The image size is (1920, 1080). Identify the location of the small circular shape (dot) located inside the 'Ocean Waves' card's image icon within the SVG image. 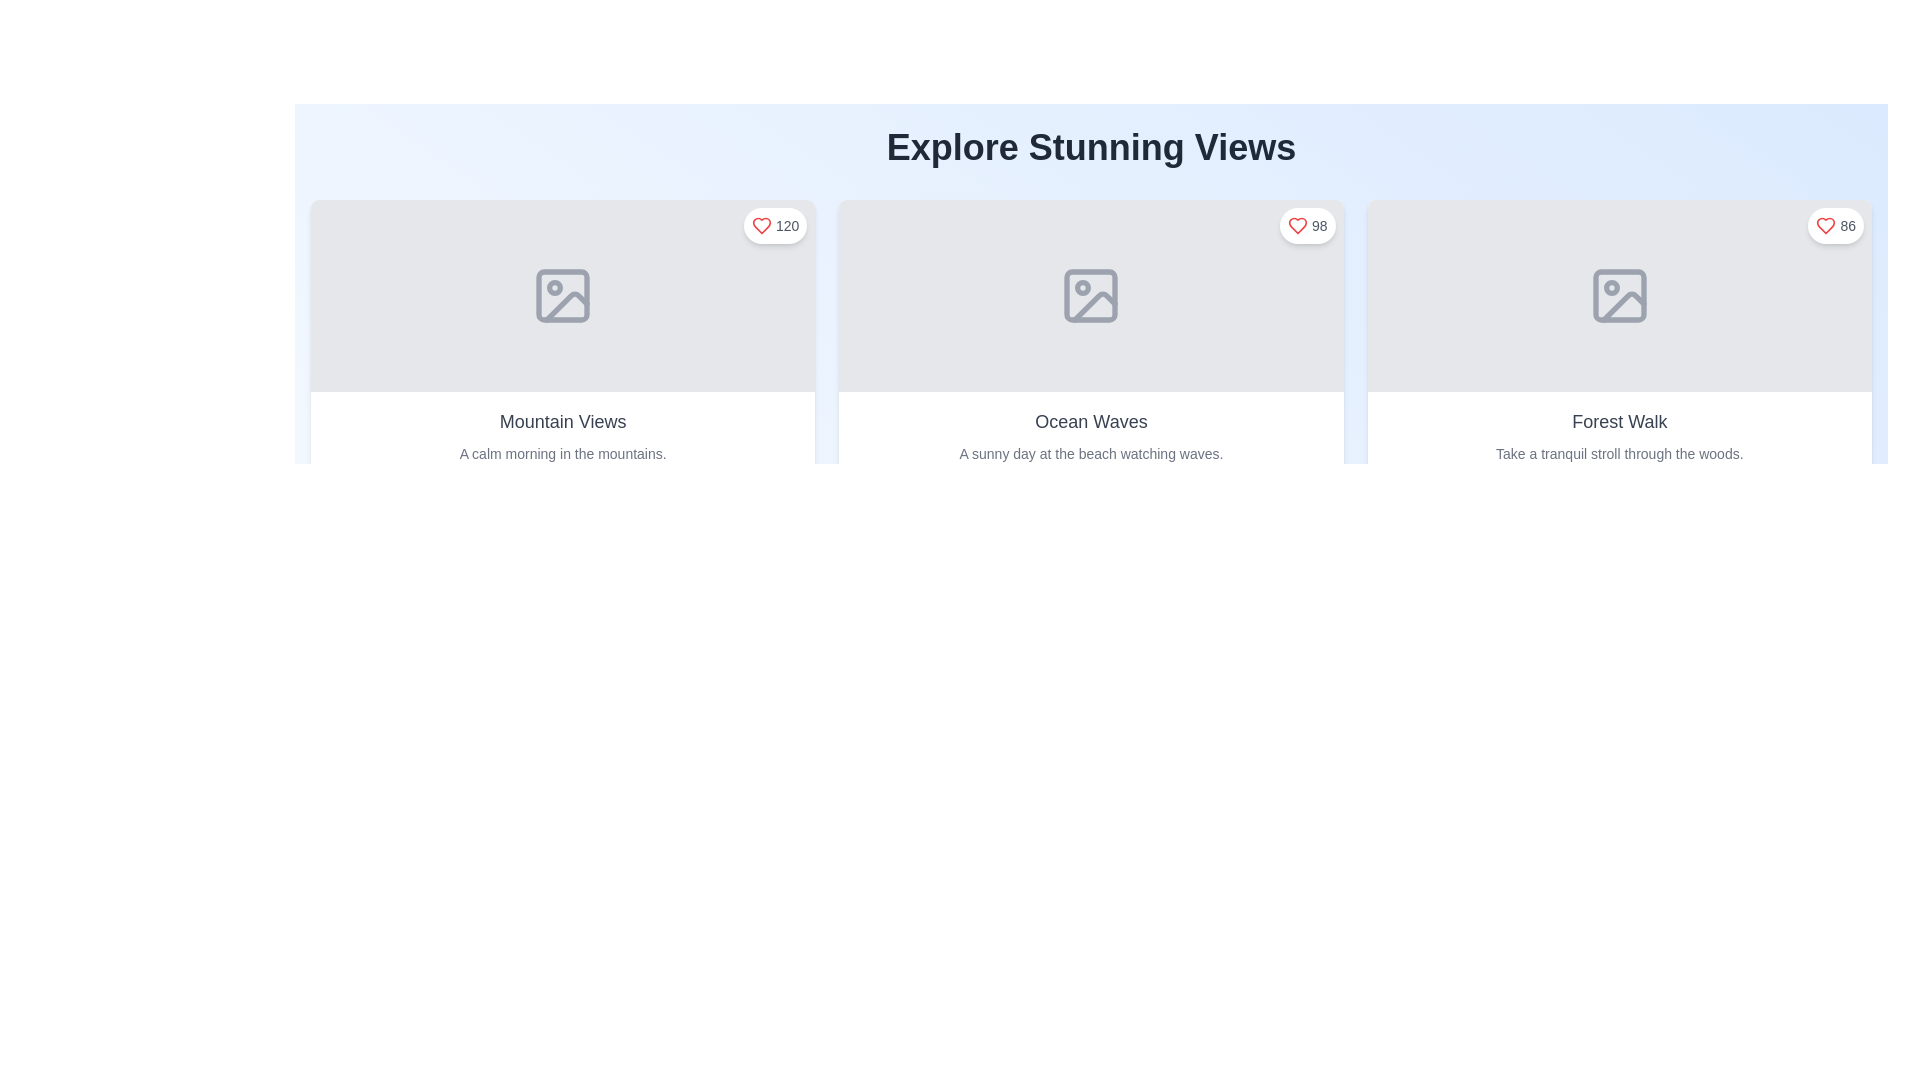
(1082, 288).